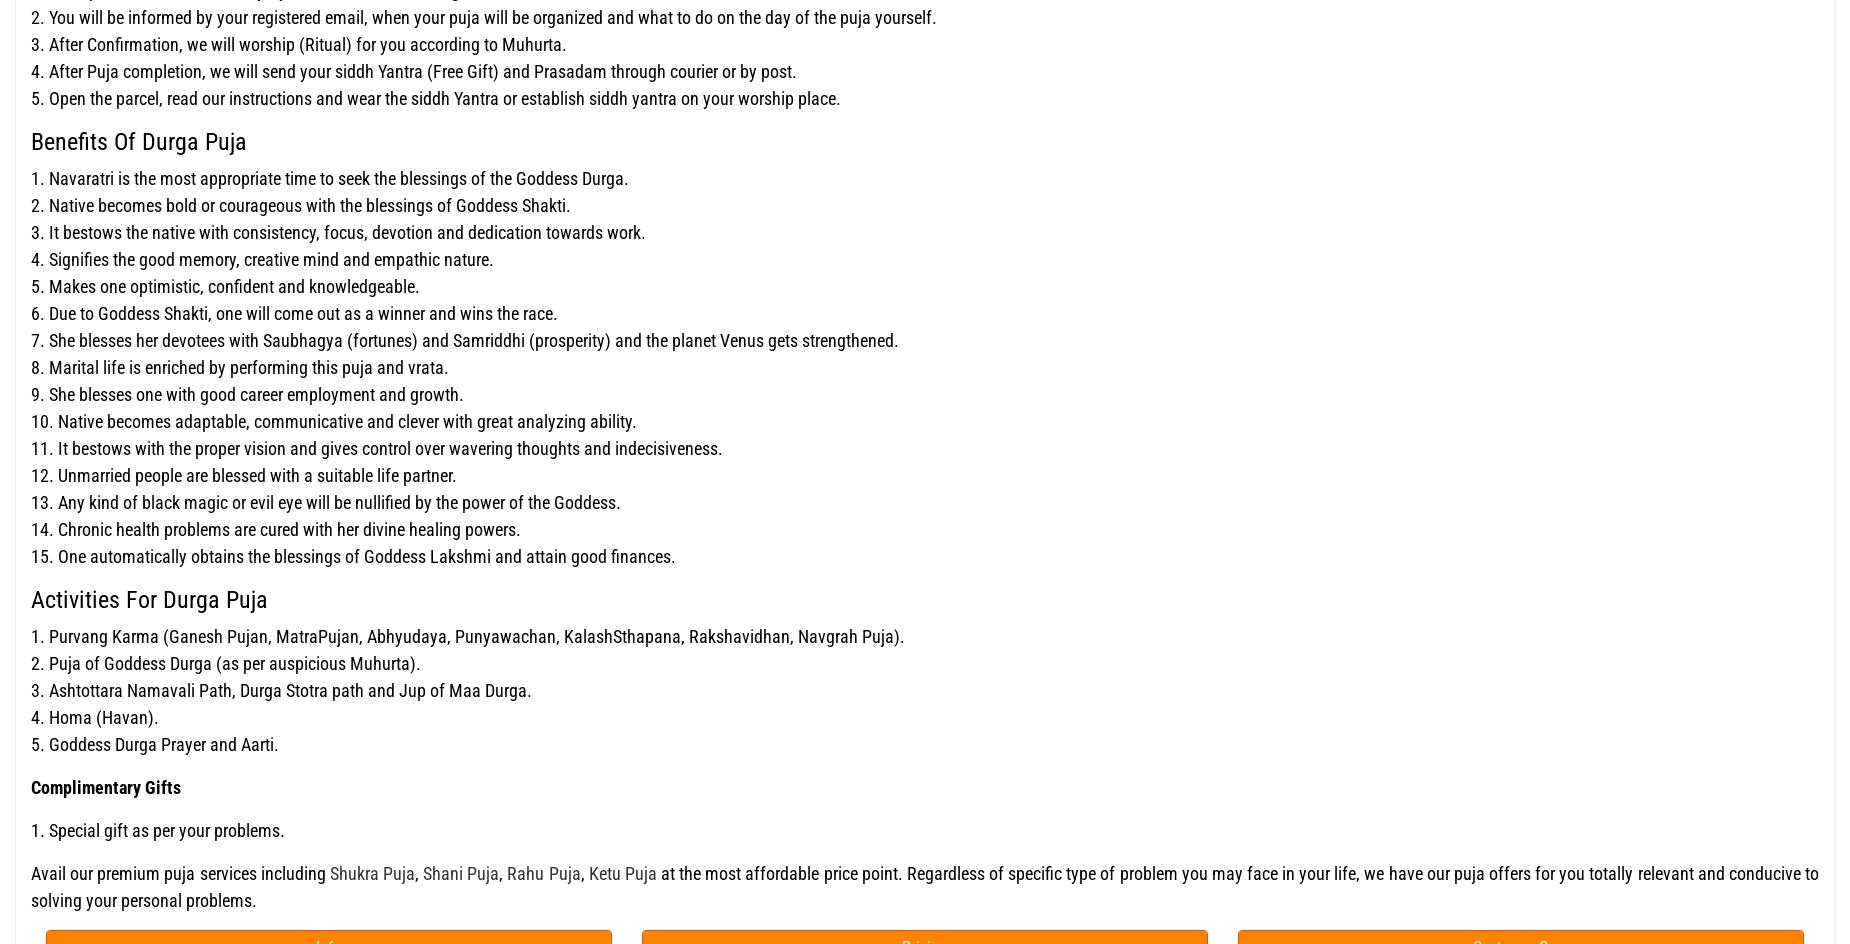 This screenshot has height=944, width=1850. I want to click on '3. After Confirmation, we will worship (Ritual) for you according to Muhurta.', so click(297, 44).